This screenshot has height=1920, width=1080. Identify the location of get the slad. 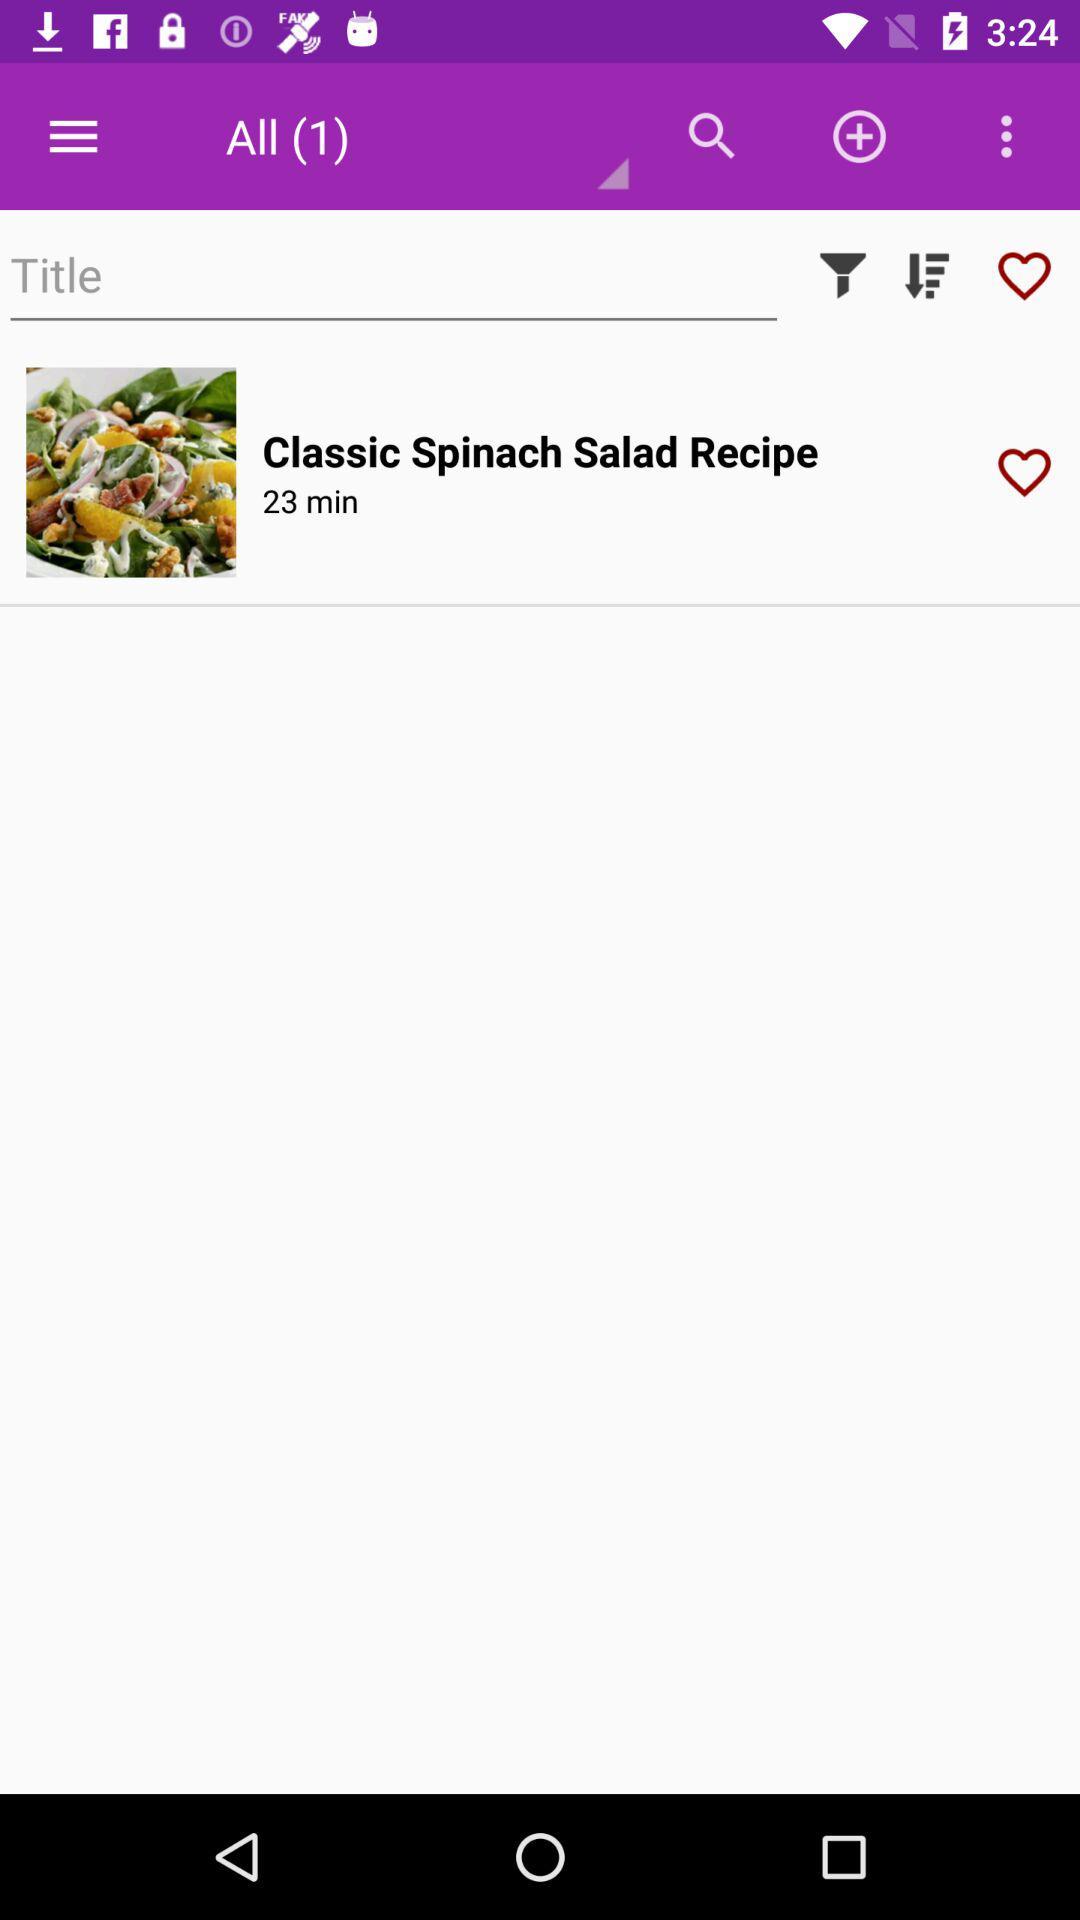
(131, 471).